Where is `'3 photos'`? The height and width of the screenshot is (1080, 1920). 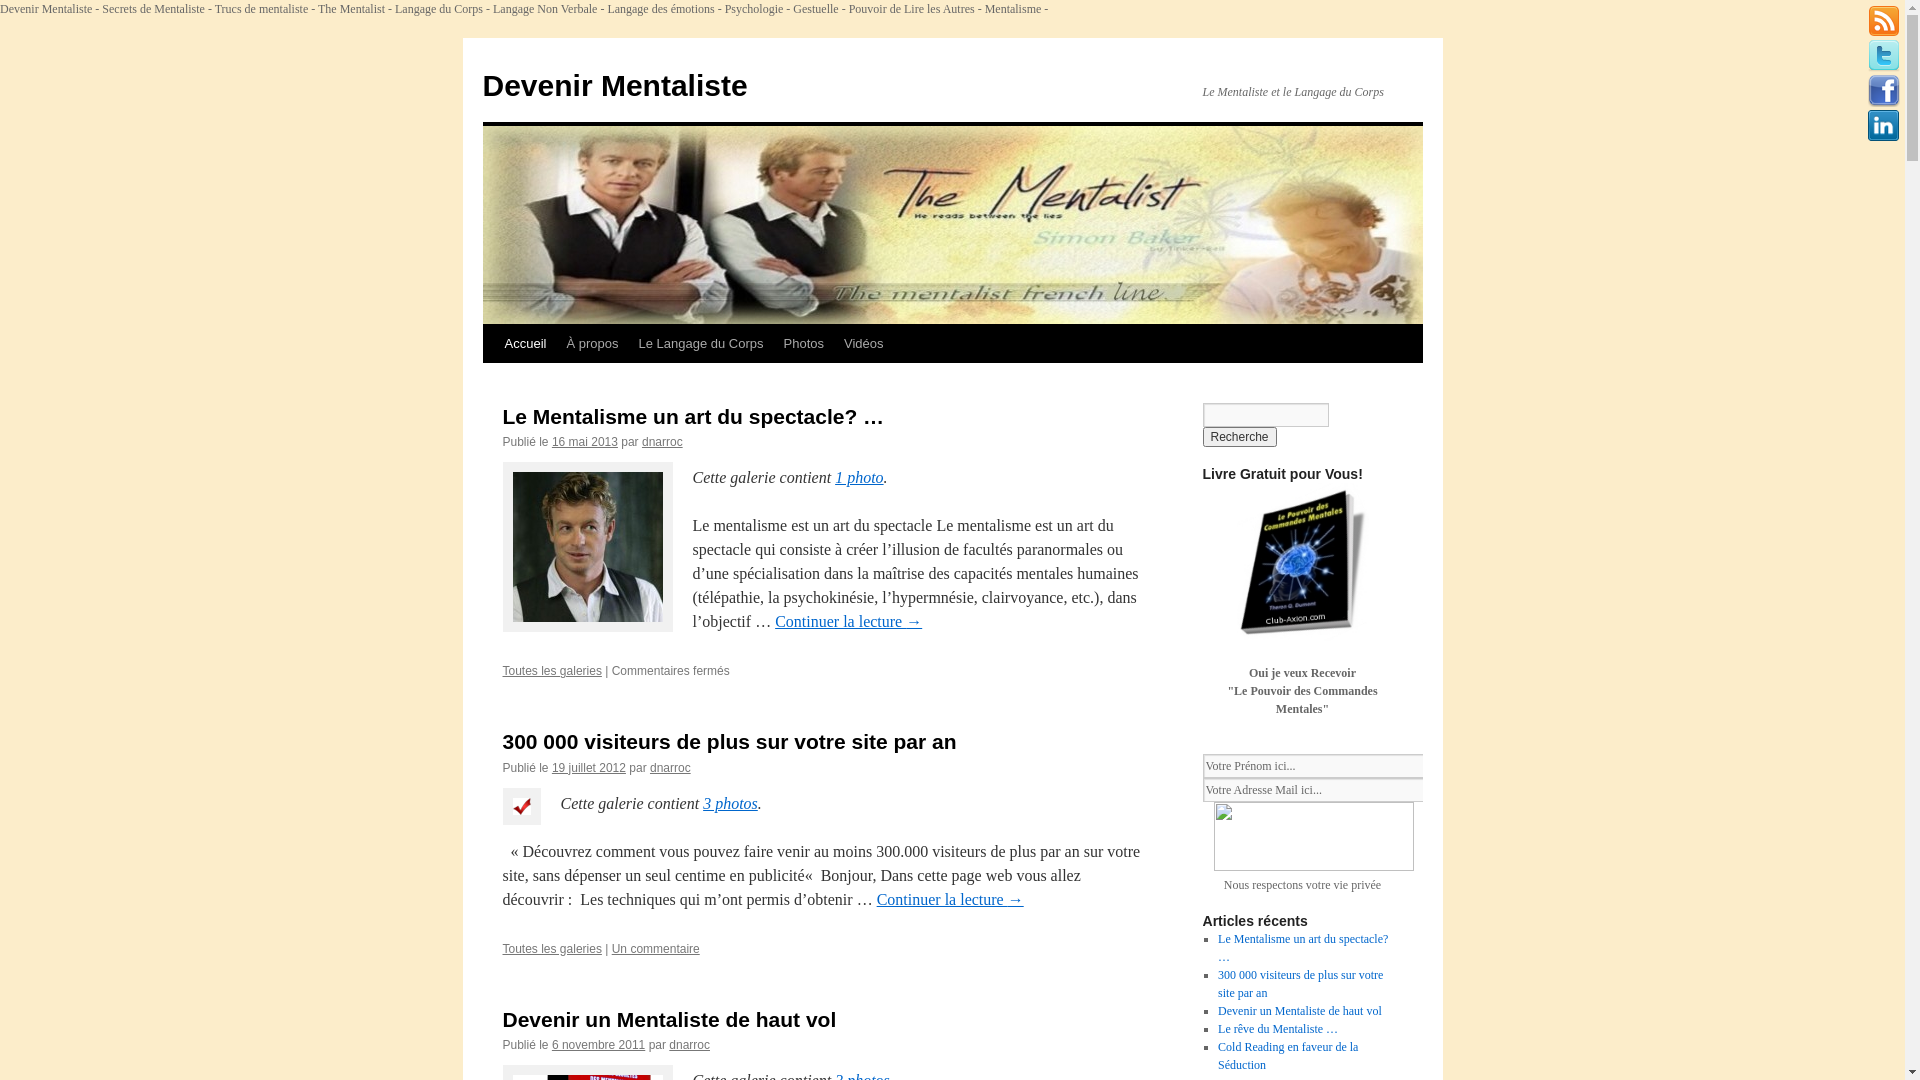 '3 photos' is located at coordinates (729, 802).